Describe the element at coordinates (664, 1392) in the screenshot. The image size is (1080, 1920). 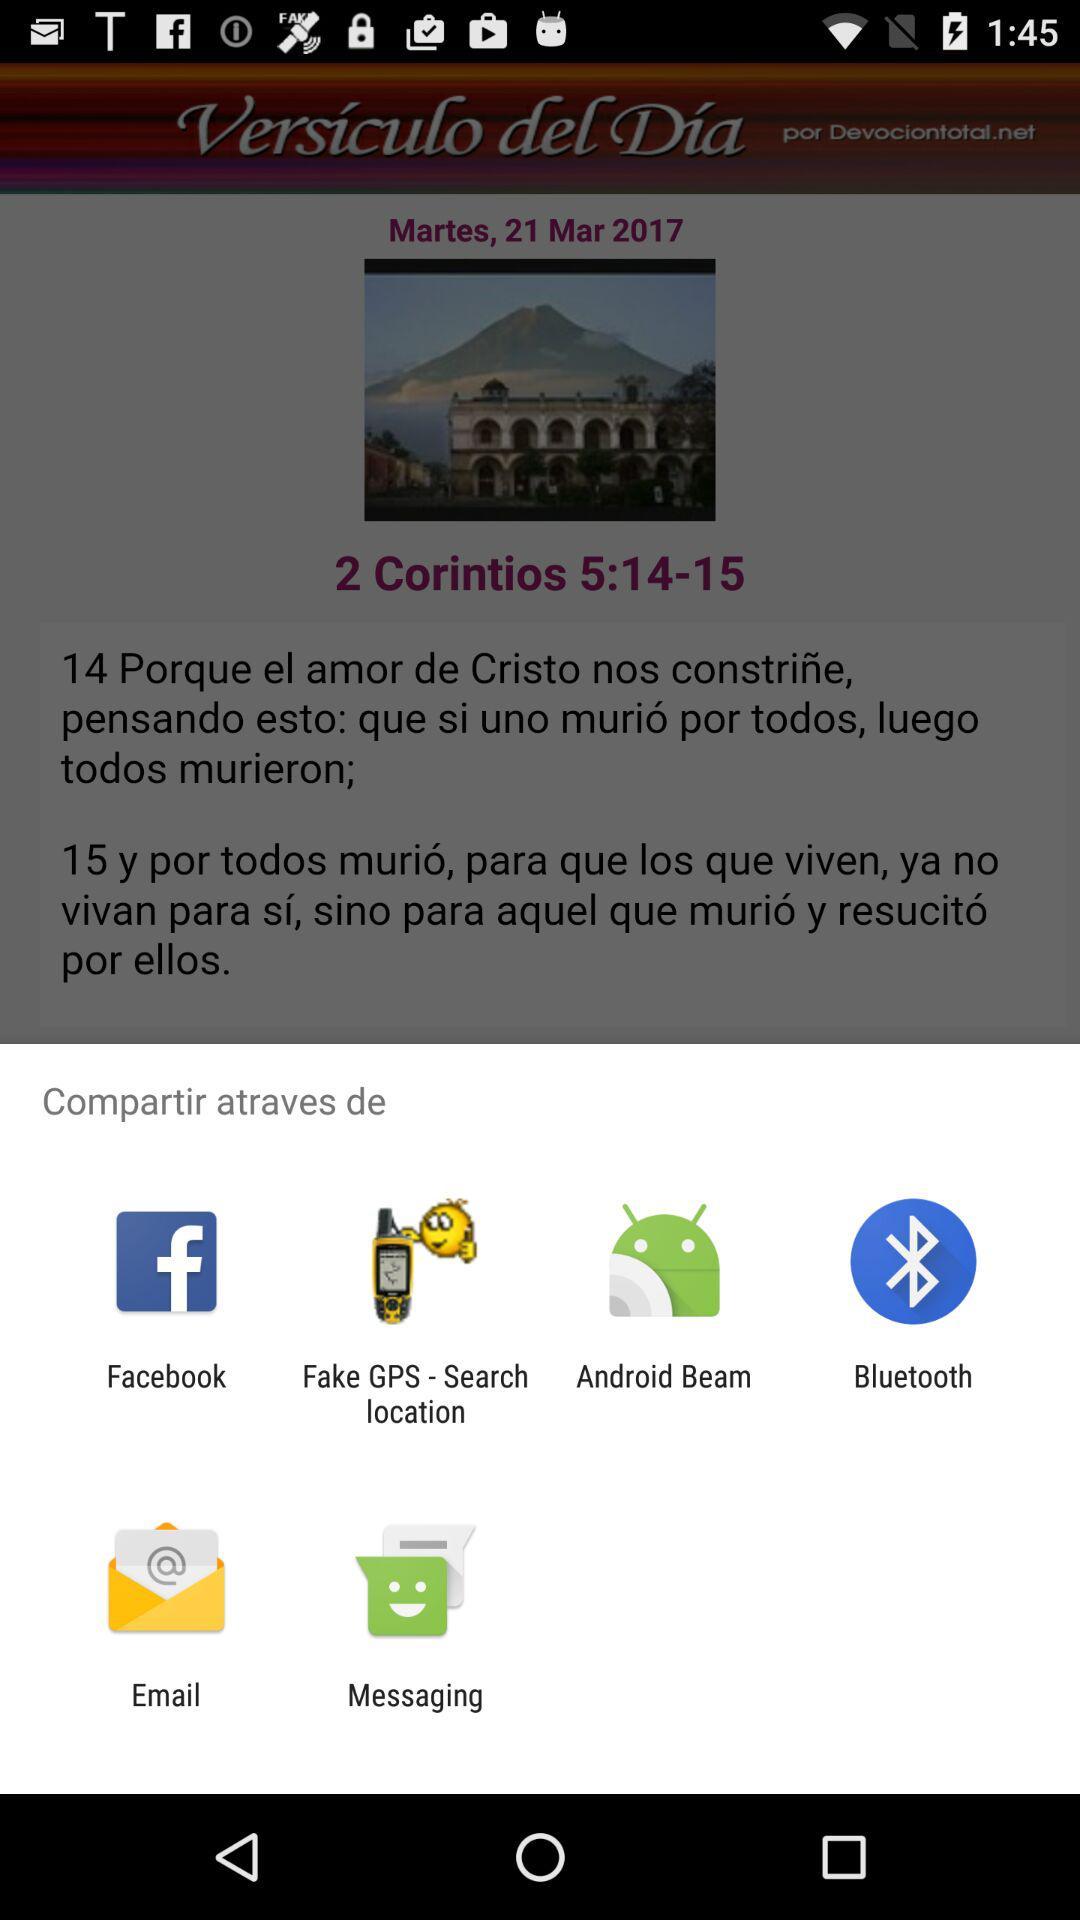
I see `icon to the left of the bluetooth` at that location.